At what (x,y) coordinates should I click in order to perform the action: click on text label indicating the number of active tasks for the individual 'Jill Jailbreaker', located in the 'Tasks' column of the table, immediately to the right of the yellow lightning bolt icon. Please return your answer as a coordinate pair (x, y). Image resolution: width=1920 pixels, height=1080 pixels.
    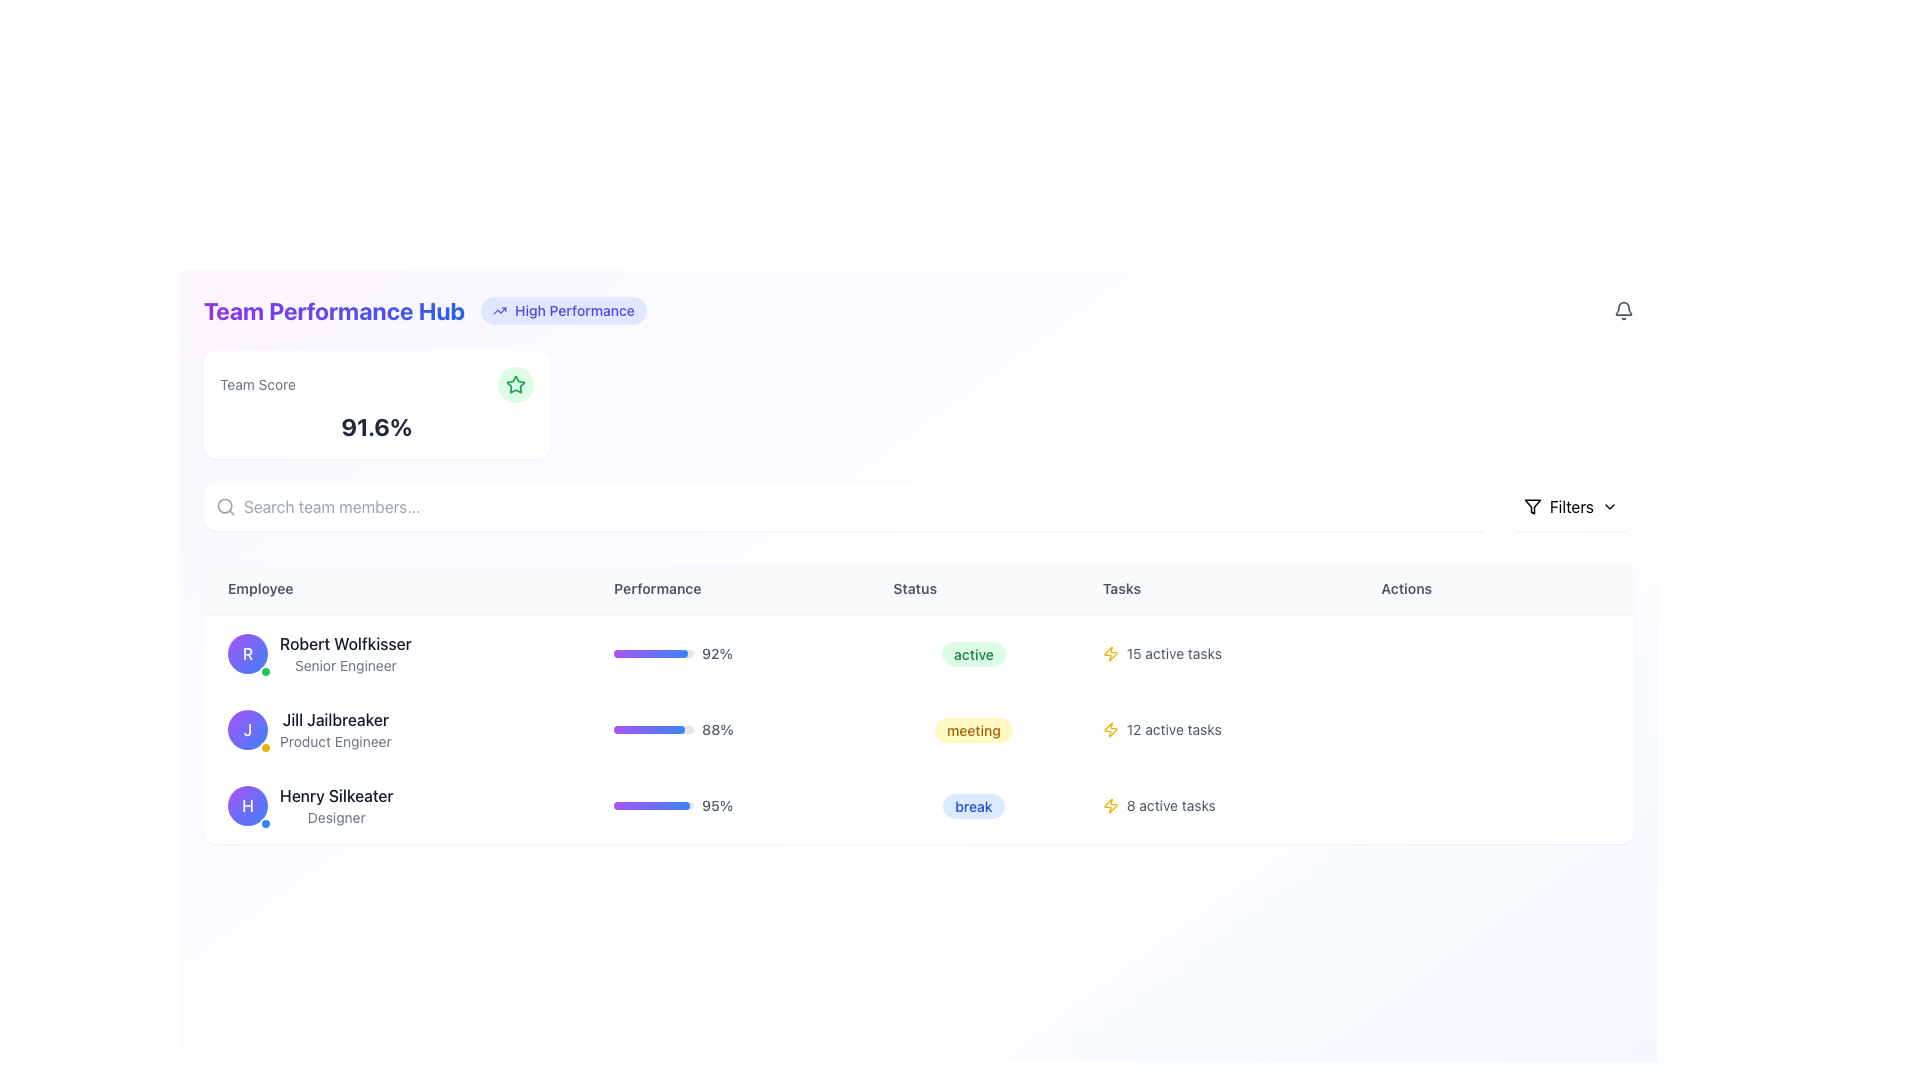
    Looking at the image, I should click on (1174, 729).